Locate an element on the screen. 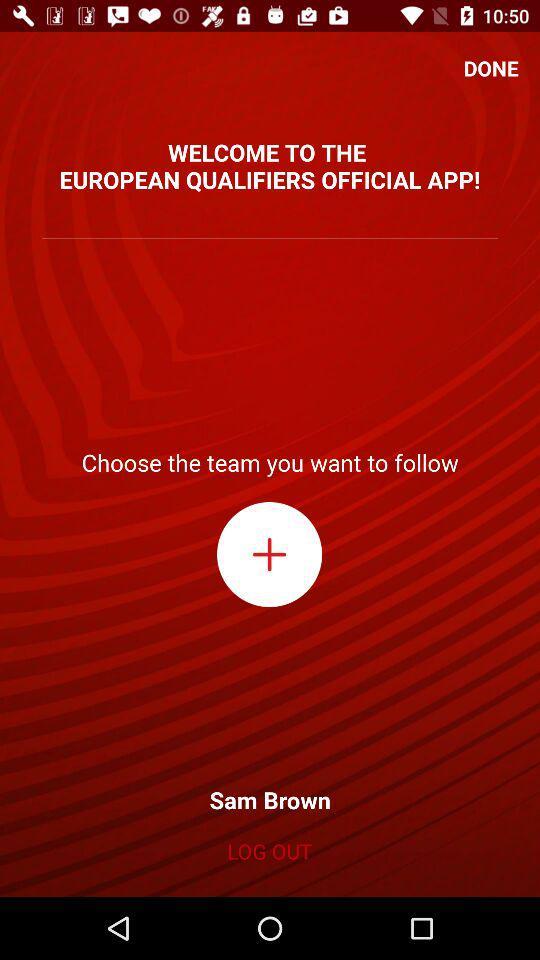 The width and height of the screenshot is (540, 960). option is located at coordinates (269, 554).